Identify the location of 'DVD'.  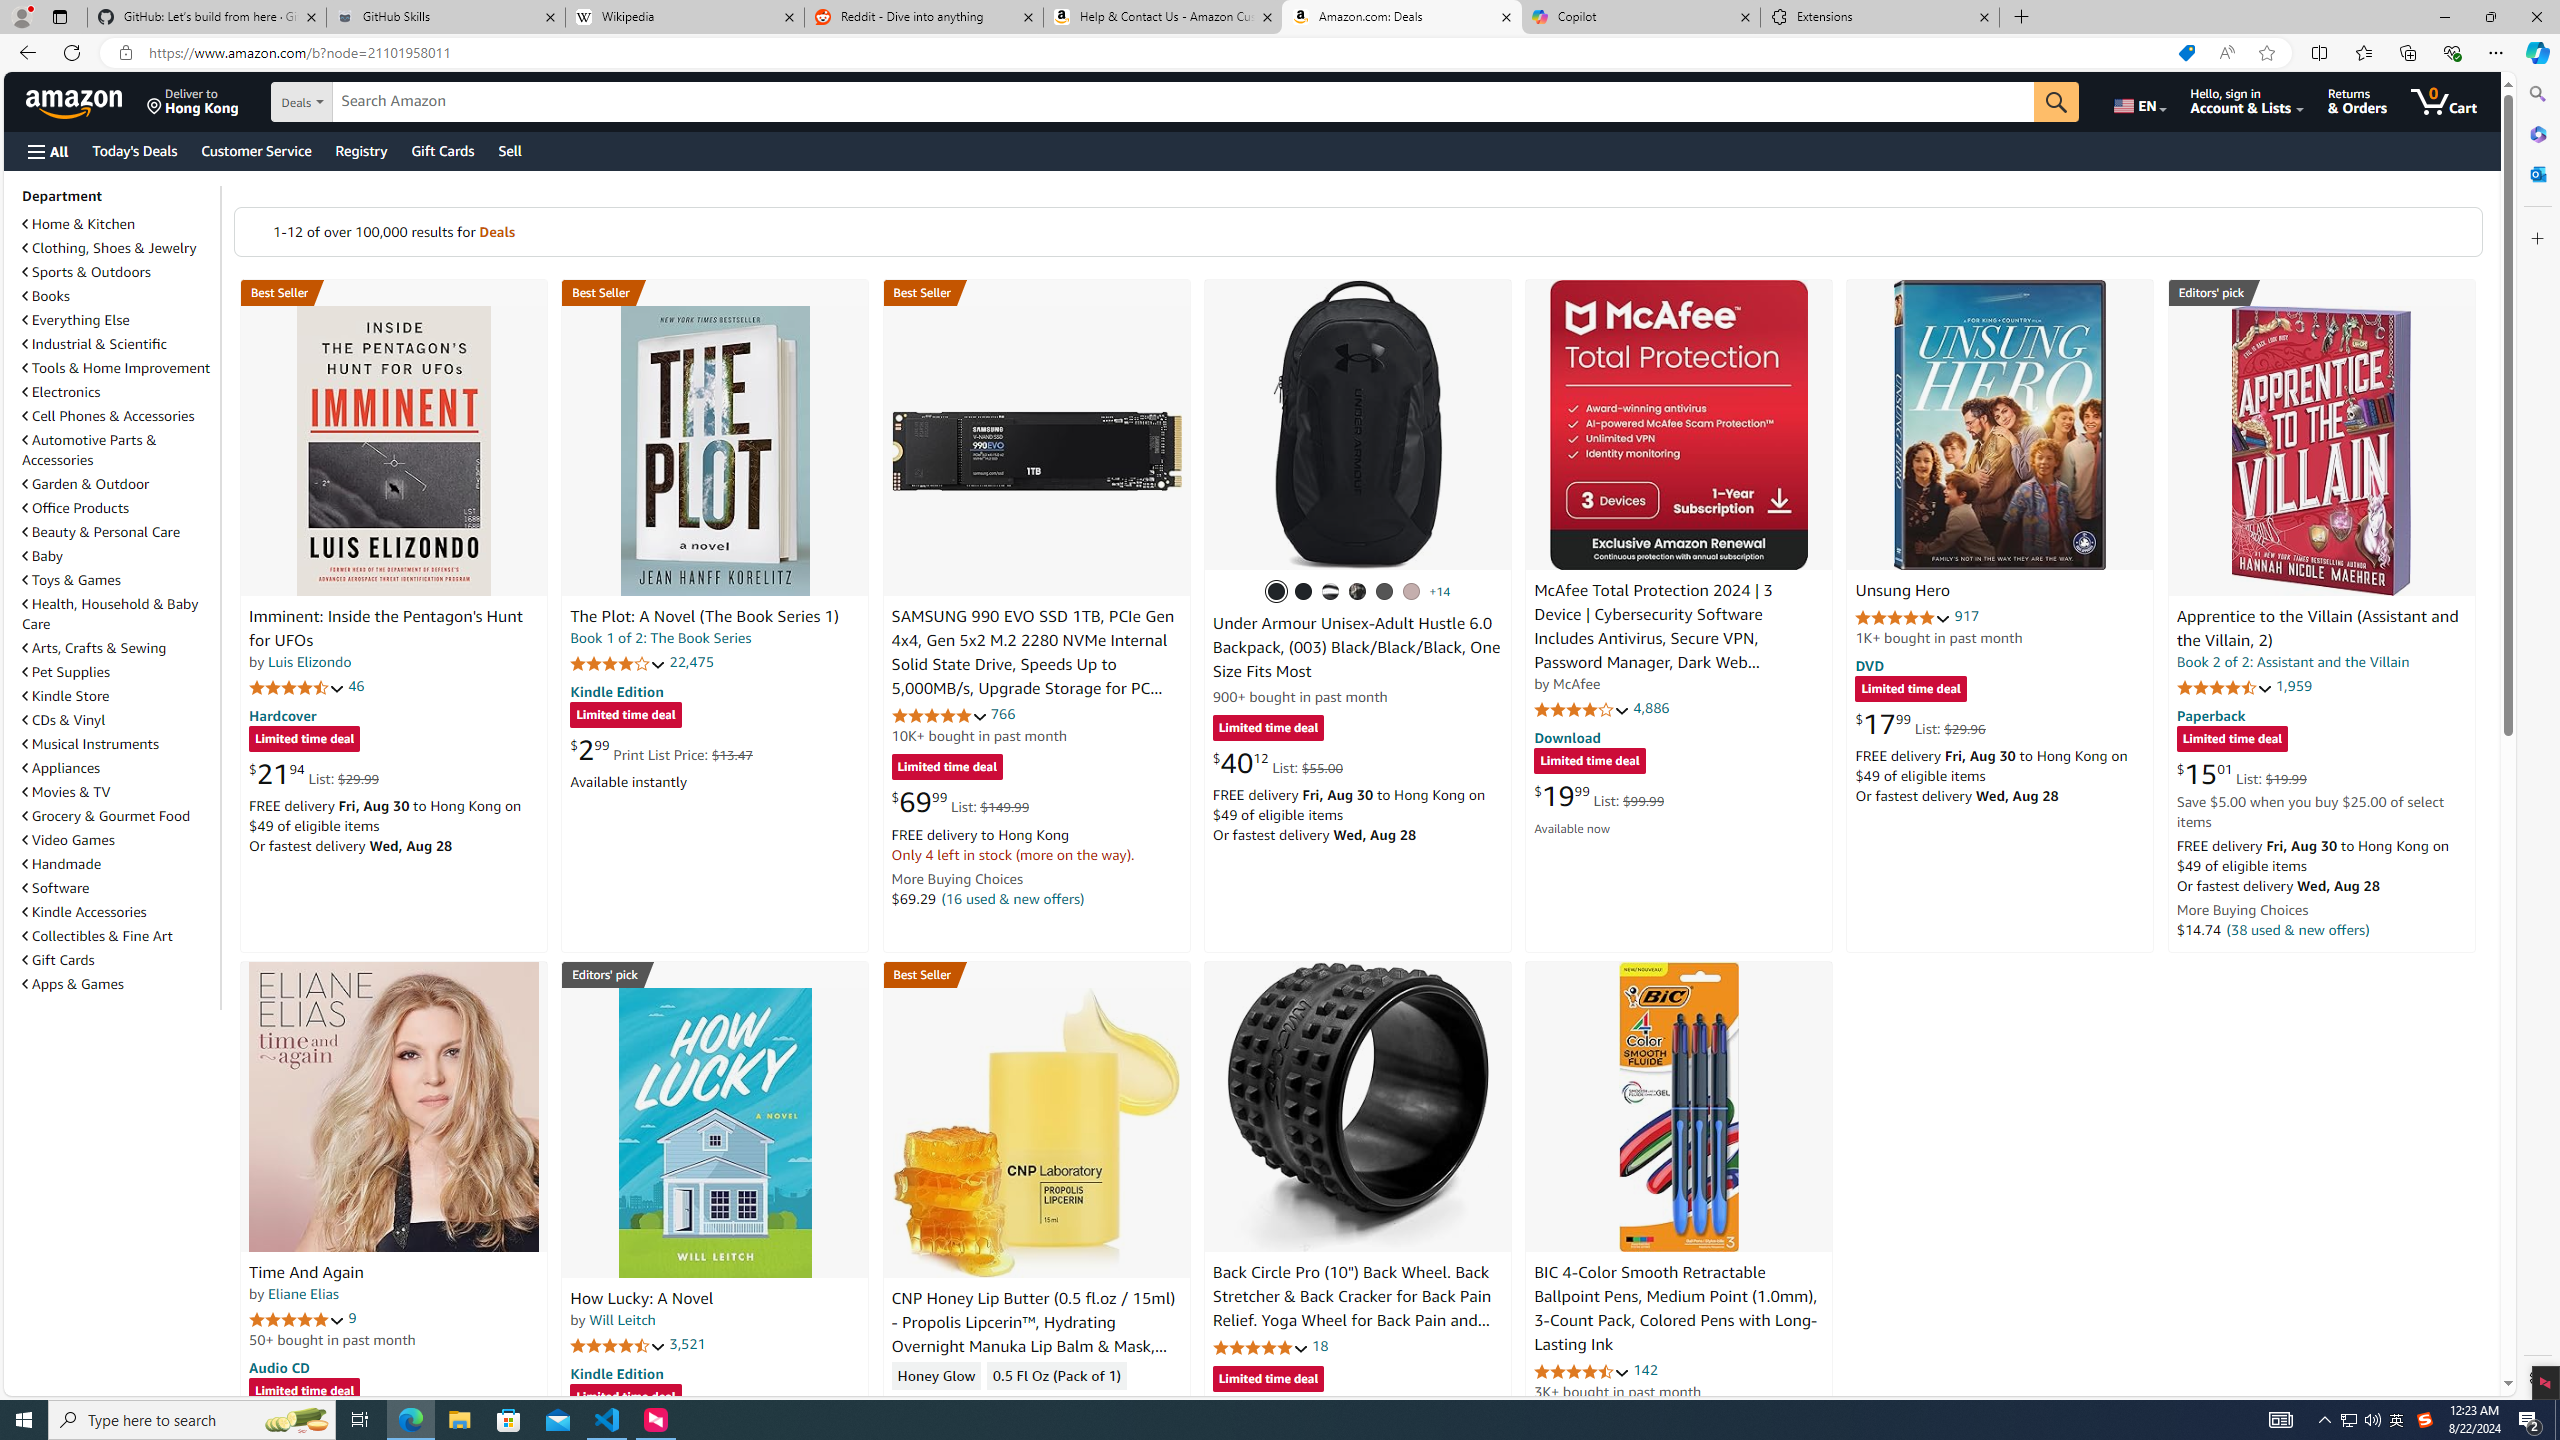
(1870, 666).